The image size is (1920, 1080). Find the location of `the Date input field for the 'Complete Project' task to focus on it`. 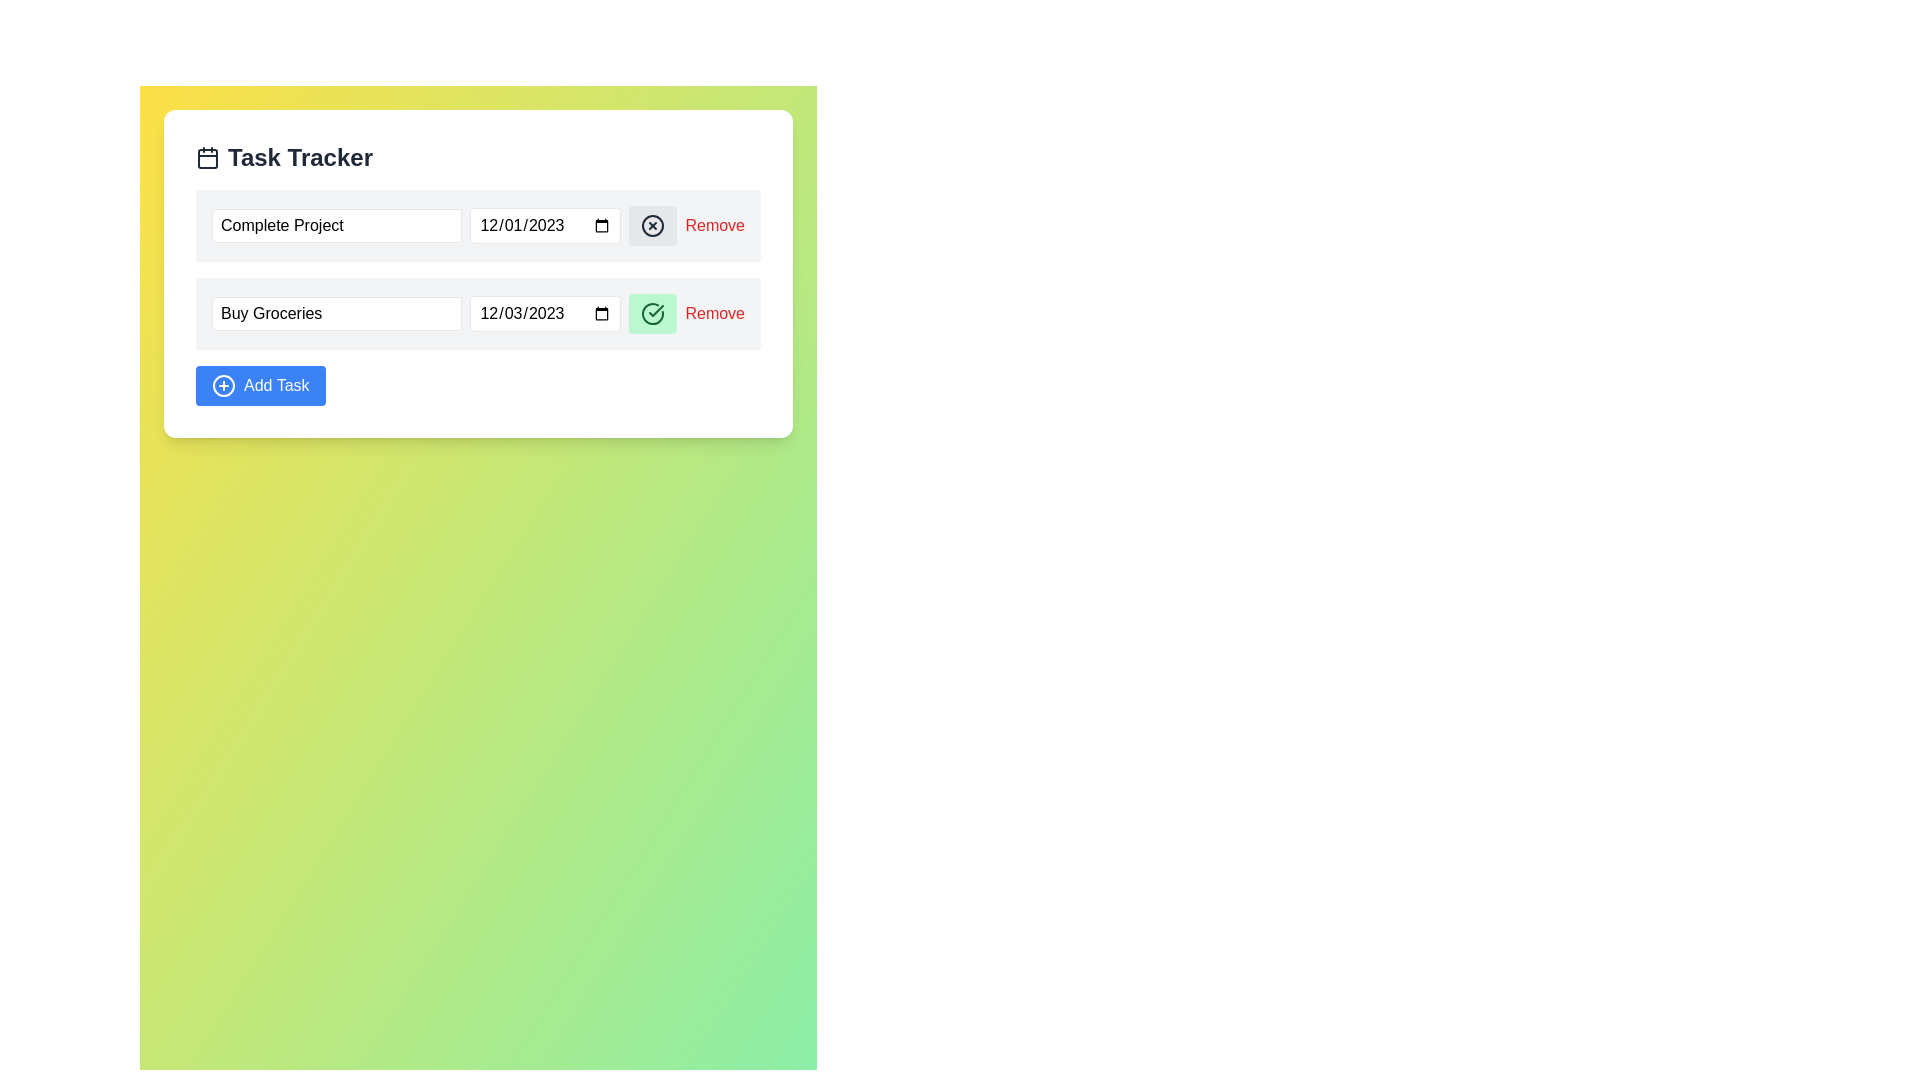

the Date input field for the 'Complete Project' task to focus on it is located at coordinates (545, 225).